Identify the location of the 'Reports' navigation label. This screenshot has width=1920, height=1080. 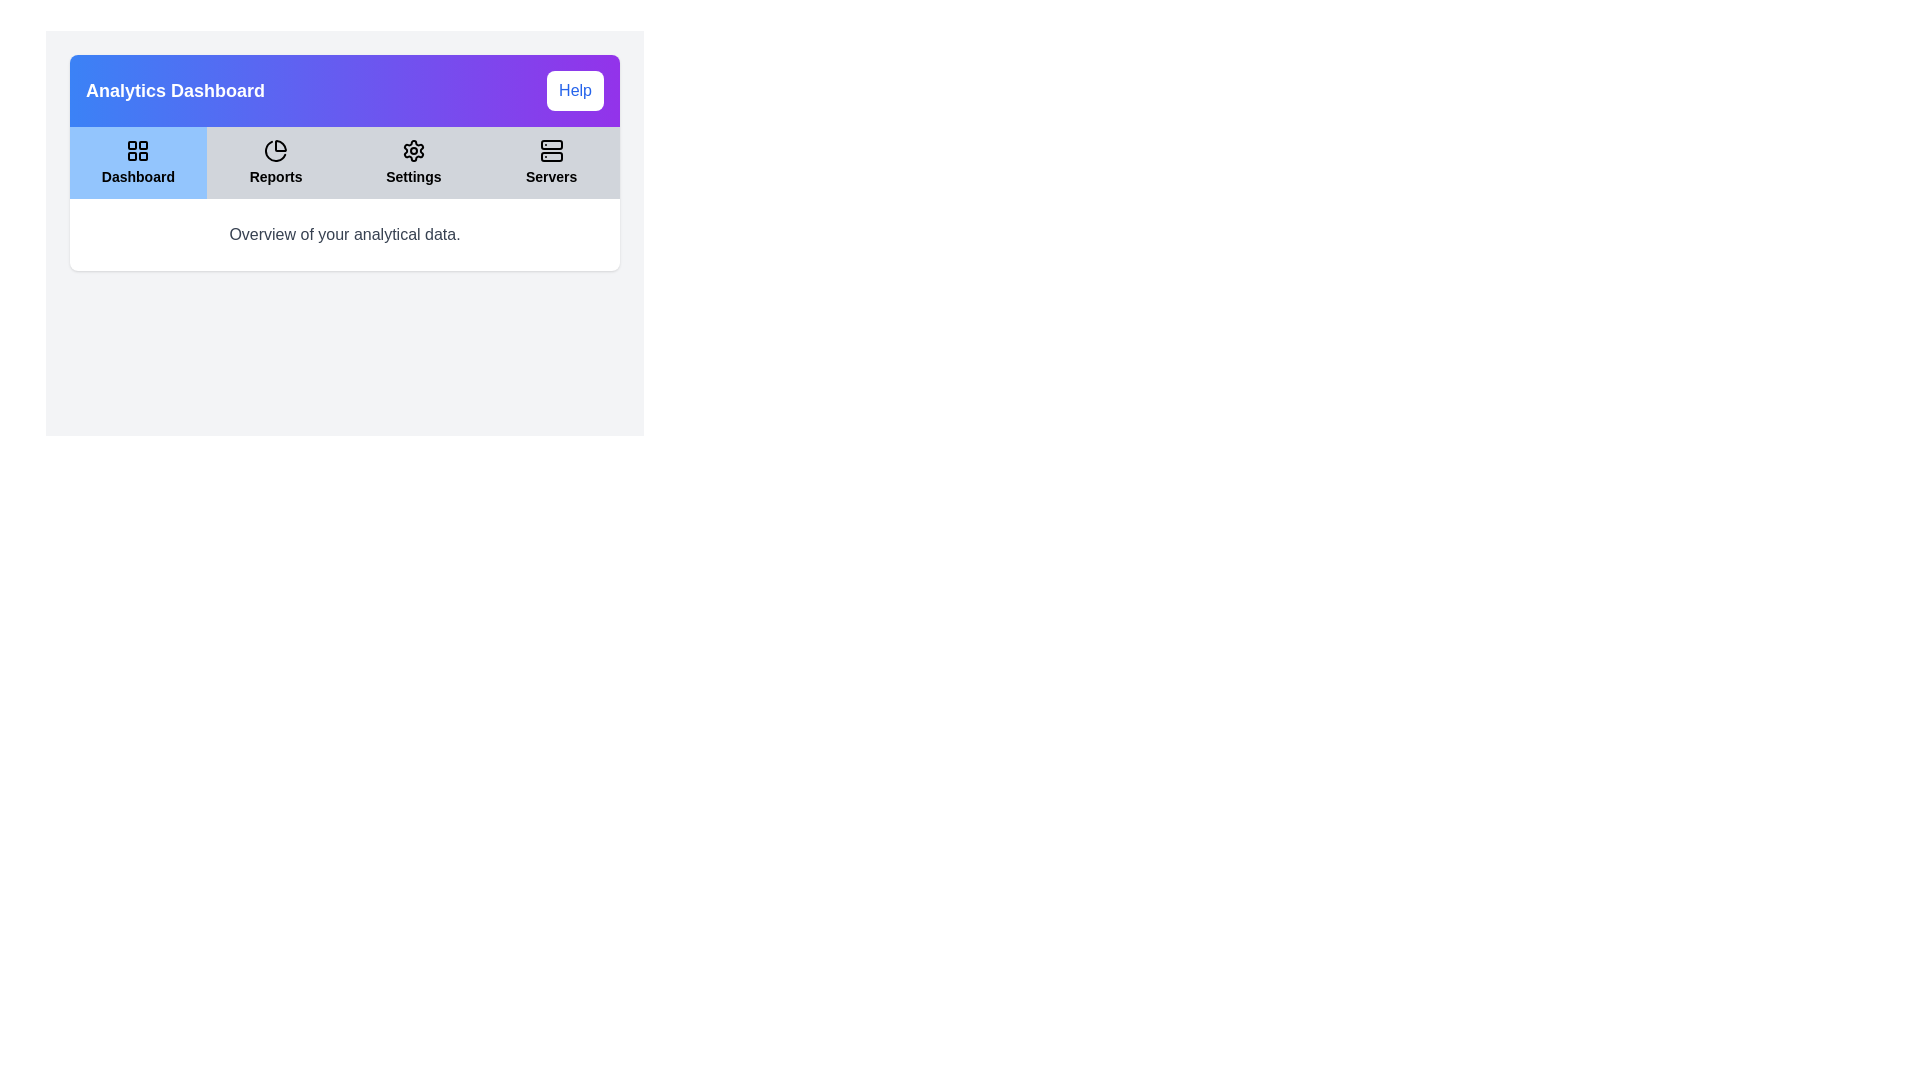
(275, 176).